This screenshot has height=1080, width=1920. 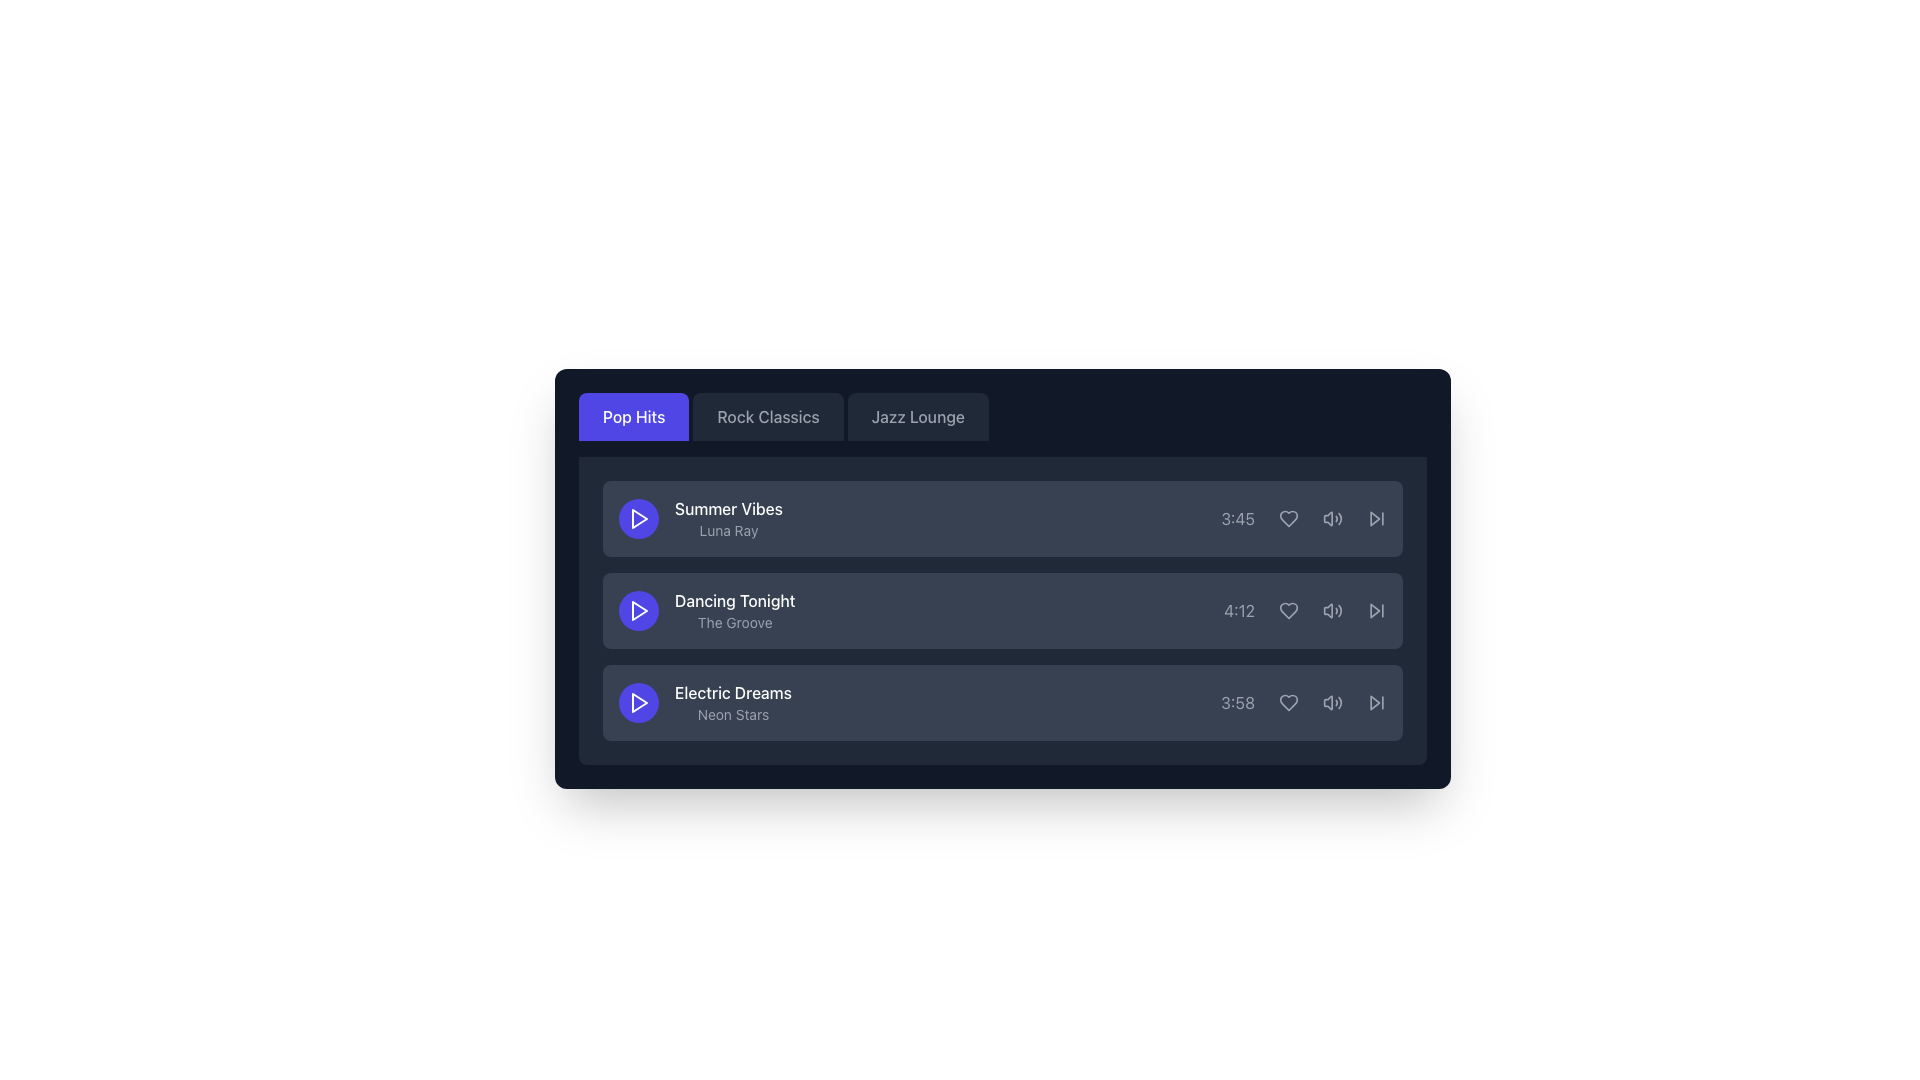 I want to click on the triangular red play button icon with a purple background, located to the left of the 'Electric Dreams' song item, so click(x=638, y=701).